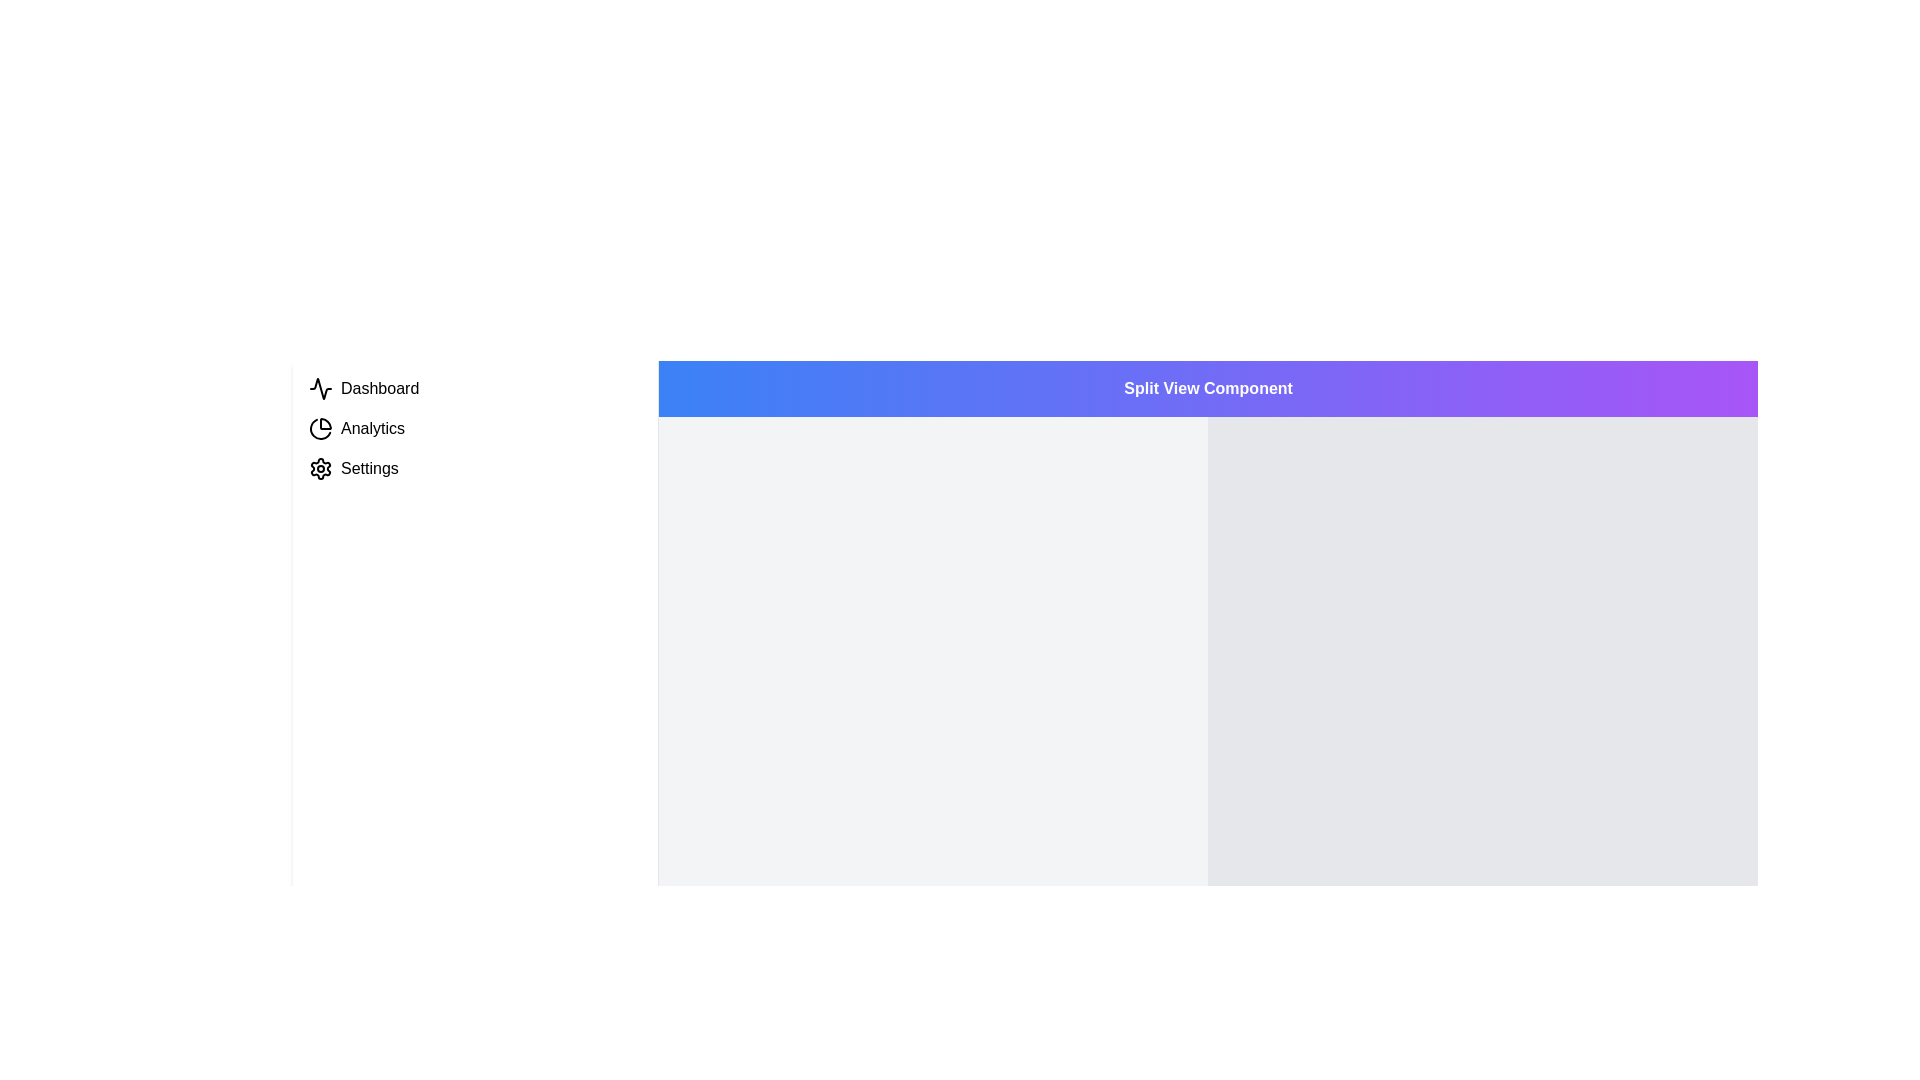 This screenshot has height=1080, width=1920. What do you see at coordinates (321, 469) in the screenshot?
I see `the cogwheel-shaped icon located immediately to the left of the 'Settings' text label` at bounding box center [321, 469].